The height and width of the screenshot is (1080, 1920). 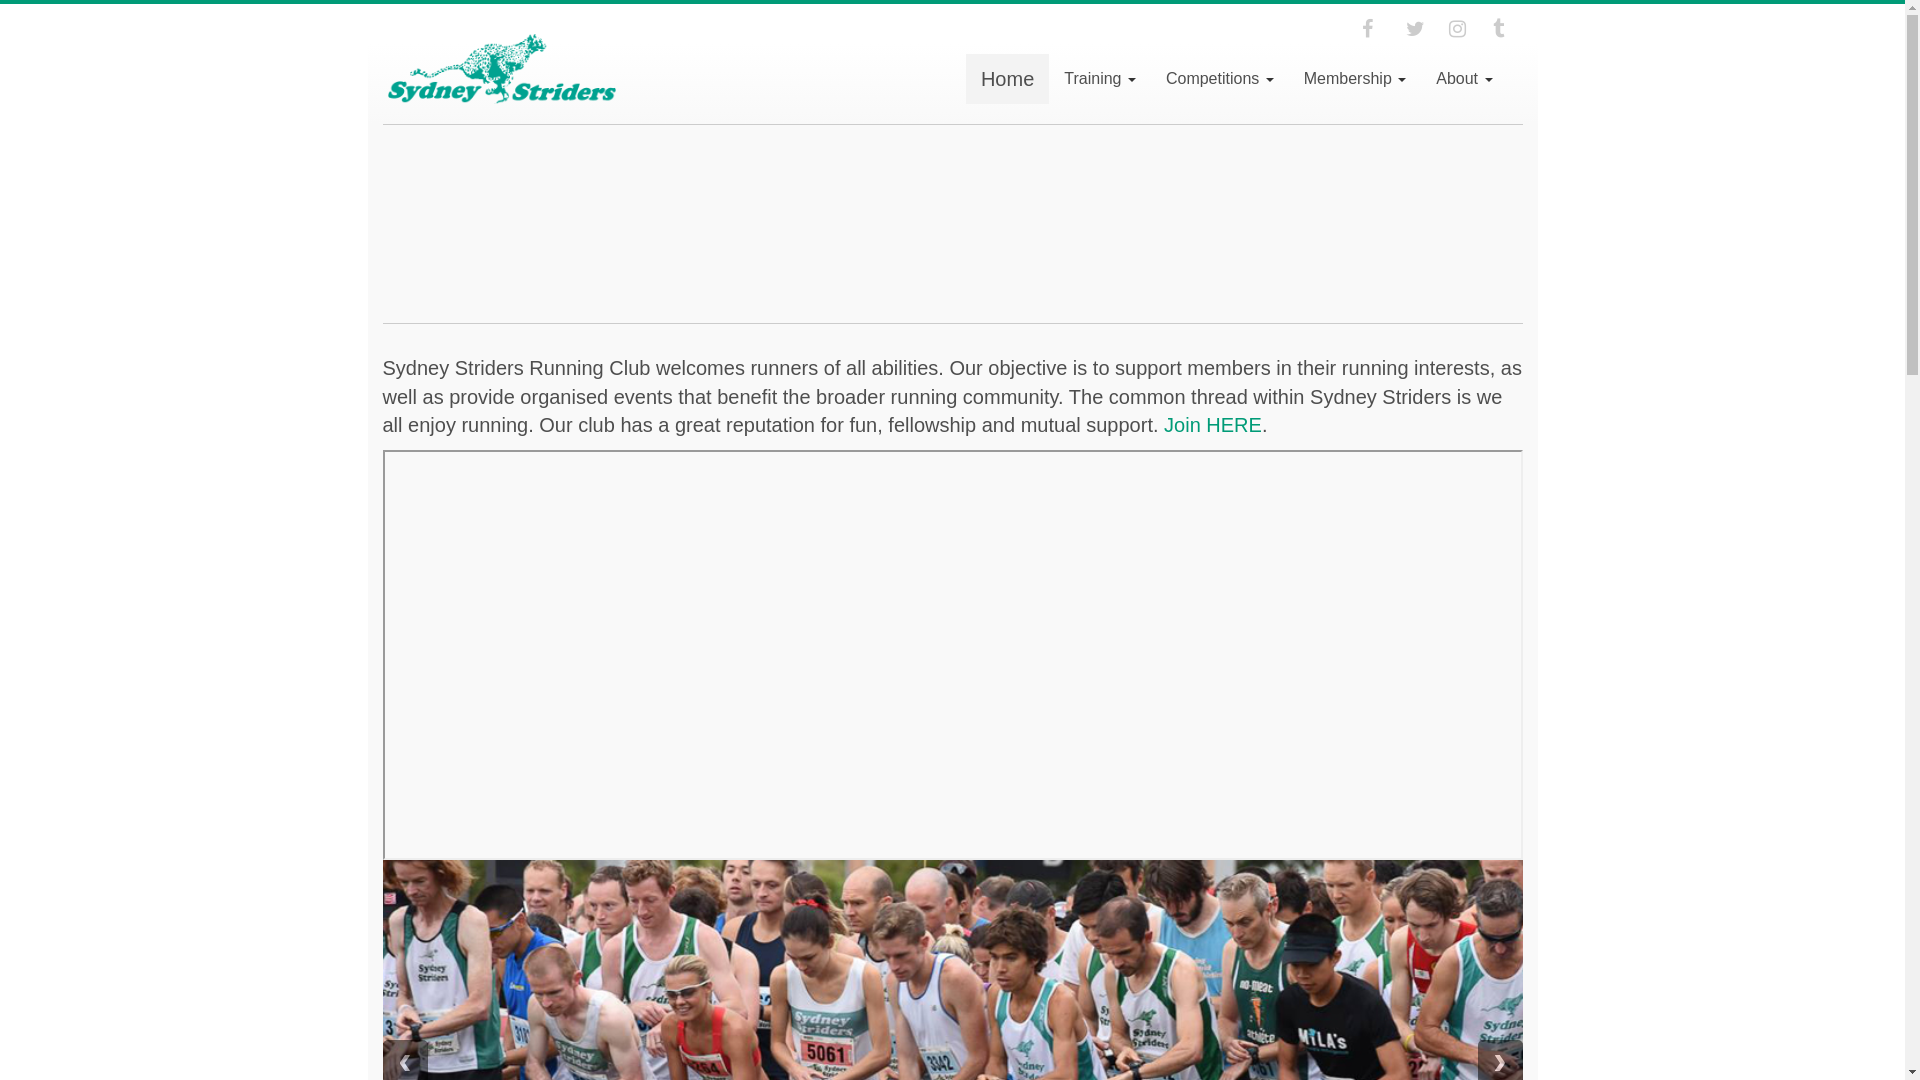 I want to click on 'Training', so click(x=1098, y=77).